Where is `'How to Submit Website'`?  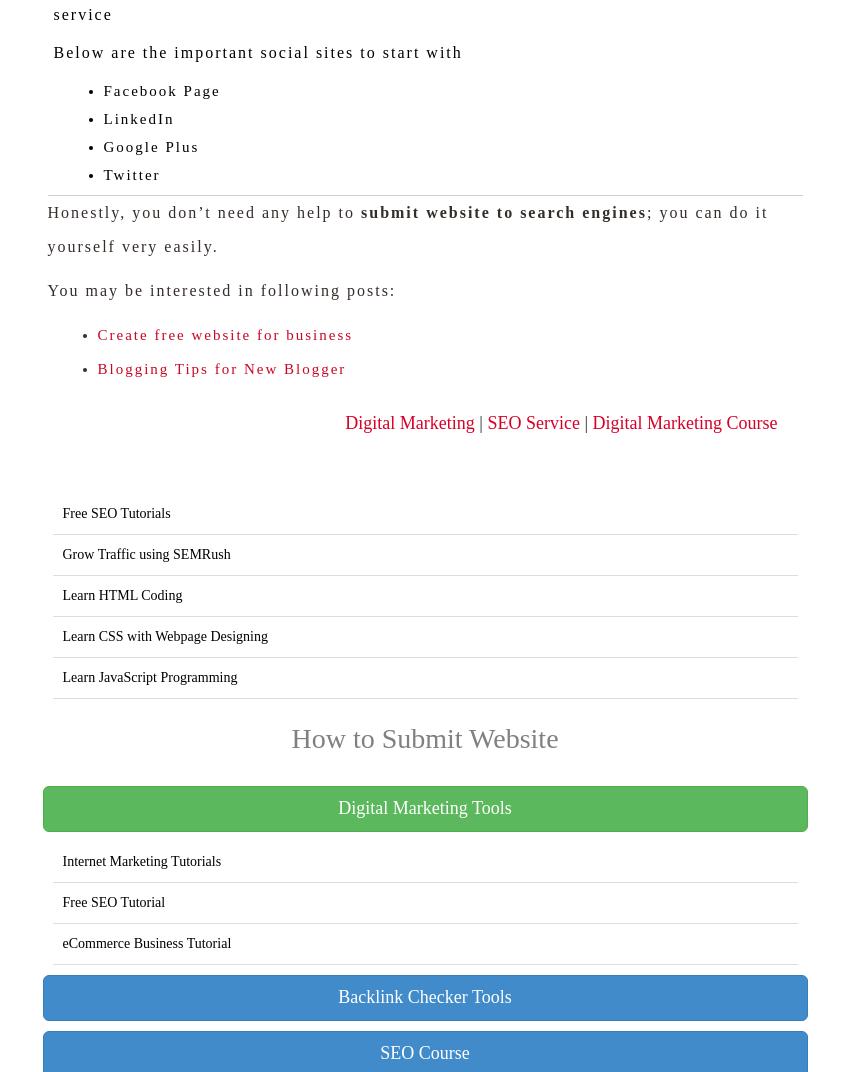 'How to Submit Website' is located at coordinates (424, 738).